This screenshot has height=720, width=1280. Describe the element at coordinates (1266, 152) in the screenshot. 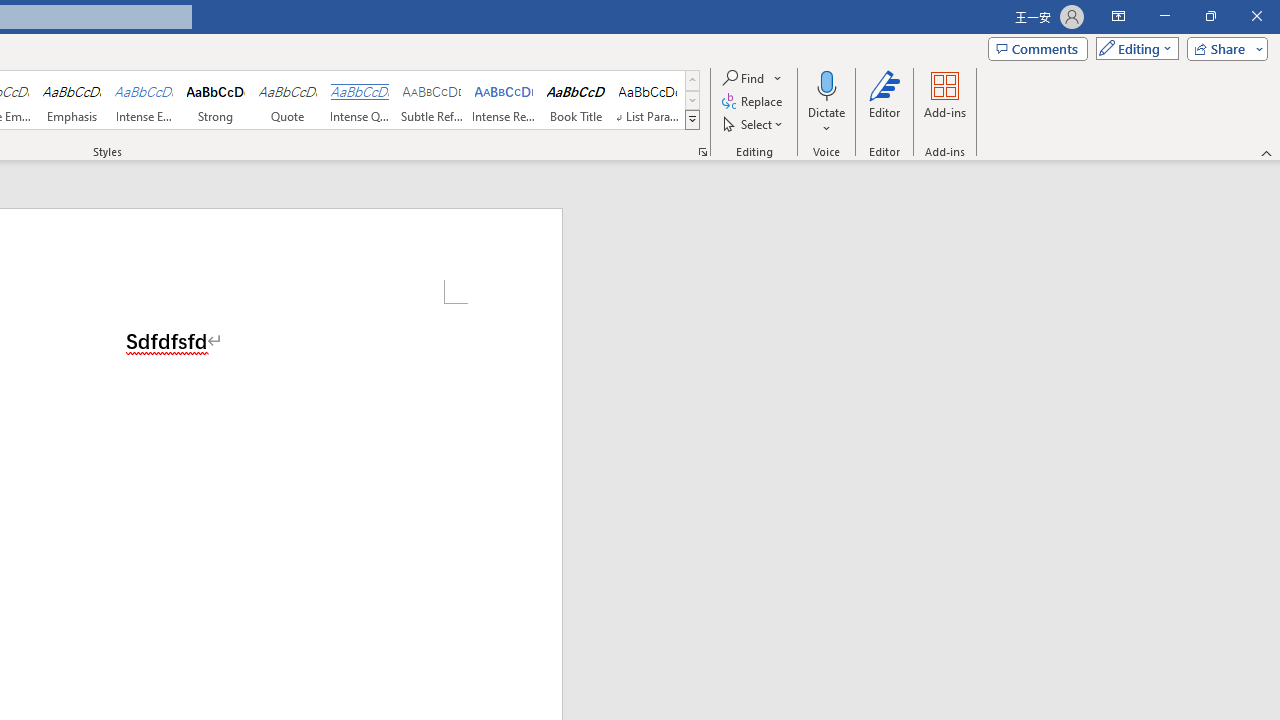

I see `'Collapse the Ribbon'` at that location.